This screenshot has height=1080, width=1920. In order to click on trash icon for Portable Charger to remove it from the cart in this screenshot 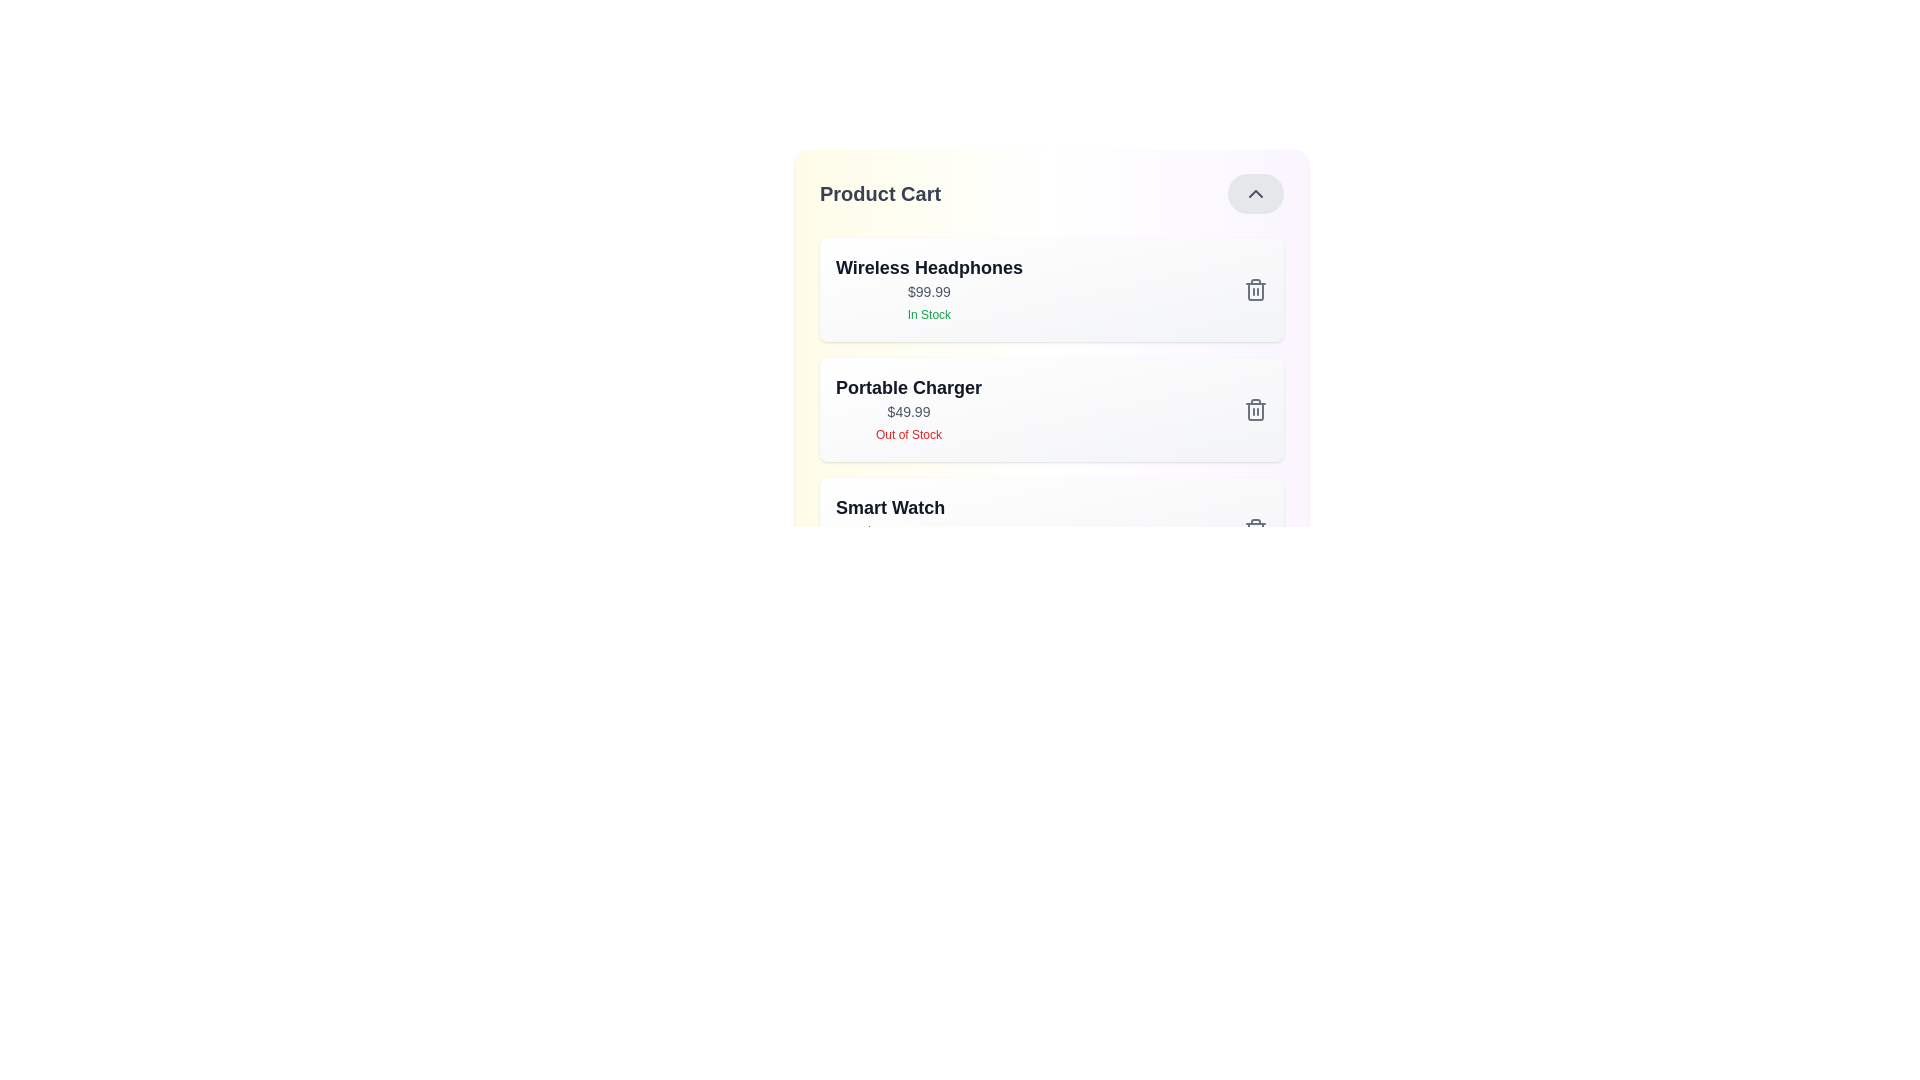, I will do `click(1255, 408)`.